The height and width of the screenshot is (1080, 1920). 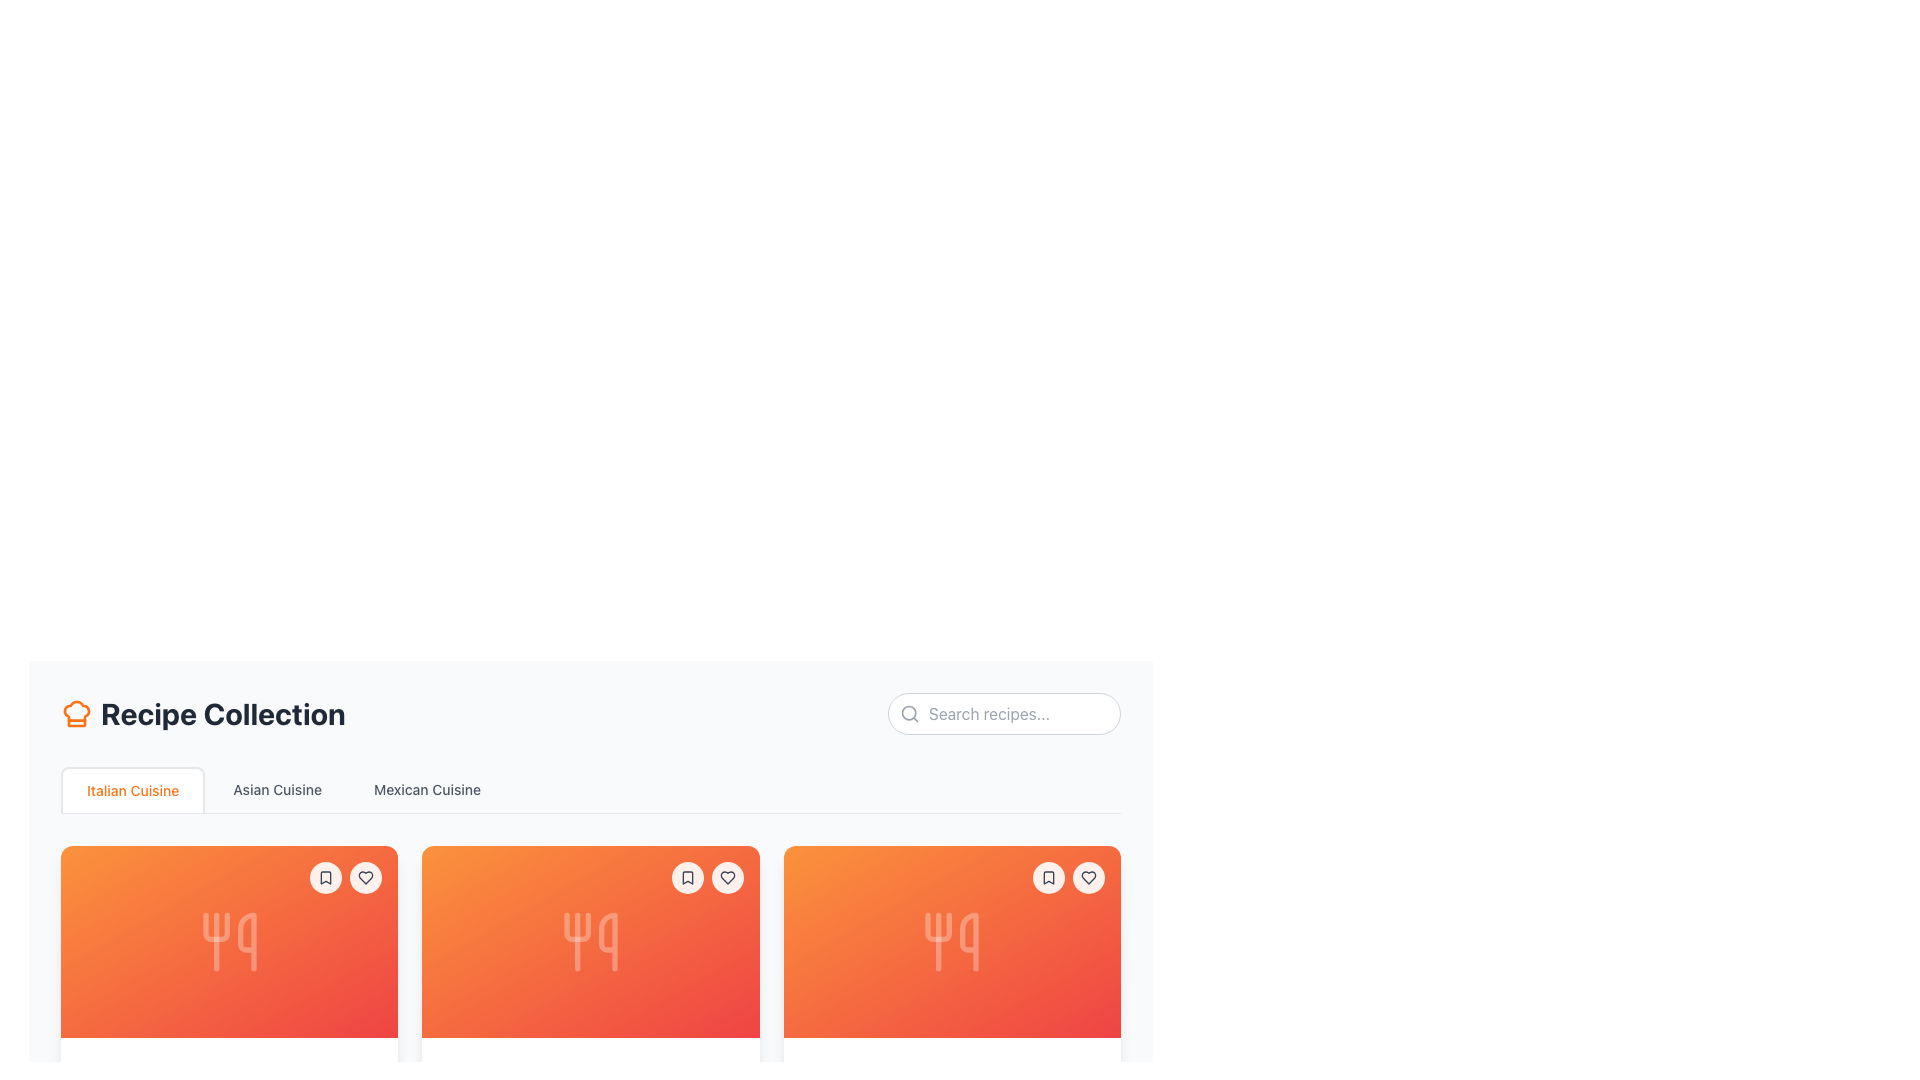 I want to click on the decorative icon representing recipes or cooking-related content, located in the upper portion of the first recipe card, so click(x=229, y=941).